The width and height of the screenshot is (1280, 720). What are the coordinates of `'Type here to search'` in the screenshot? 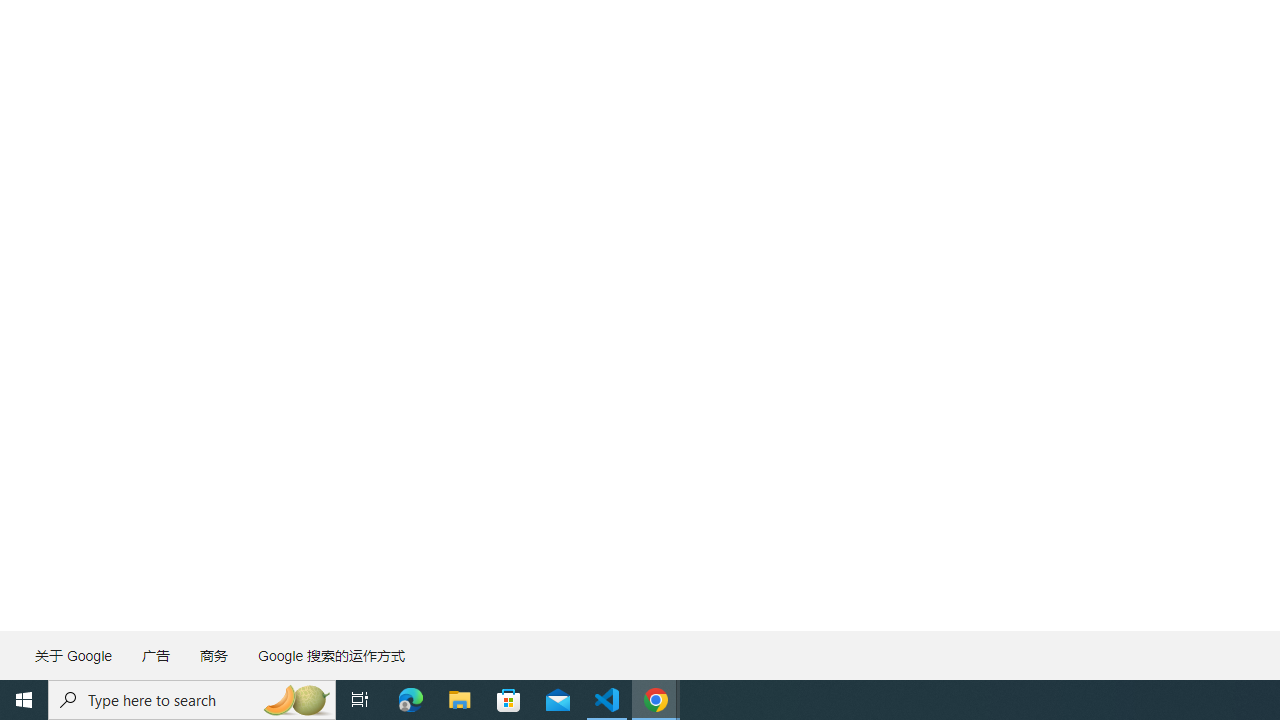 It's located at (192, 698).